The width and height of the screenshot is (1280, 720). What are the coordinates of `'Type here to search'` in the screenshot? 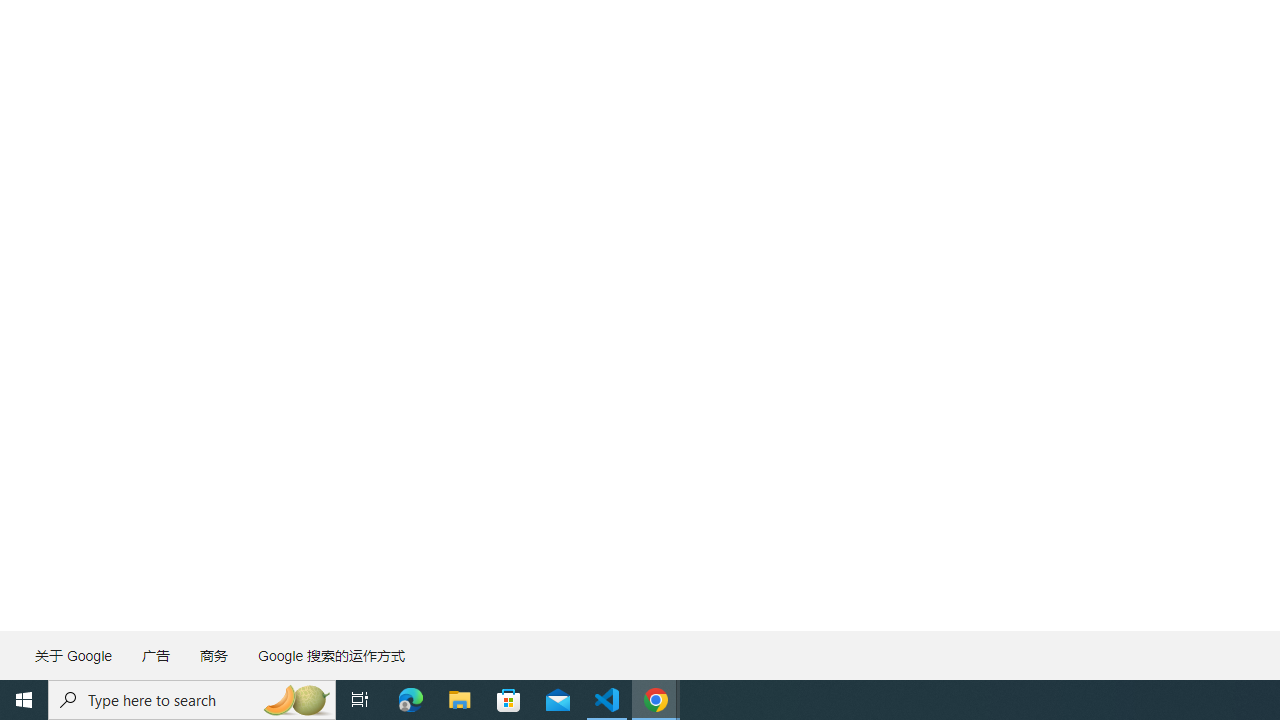 It's located at (192, 698).